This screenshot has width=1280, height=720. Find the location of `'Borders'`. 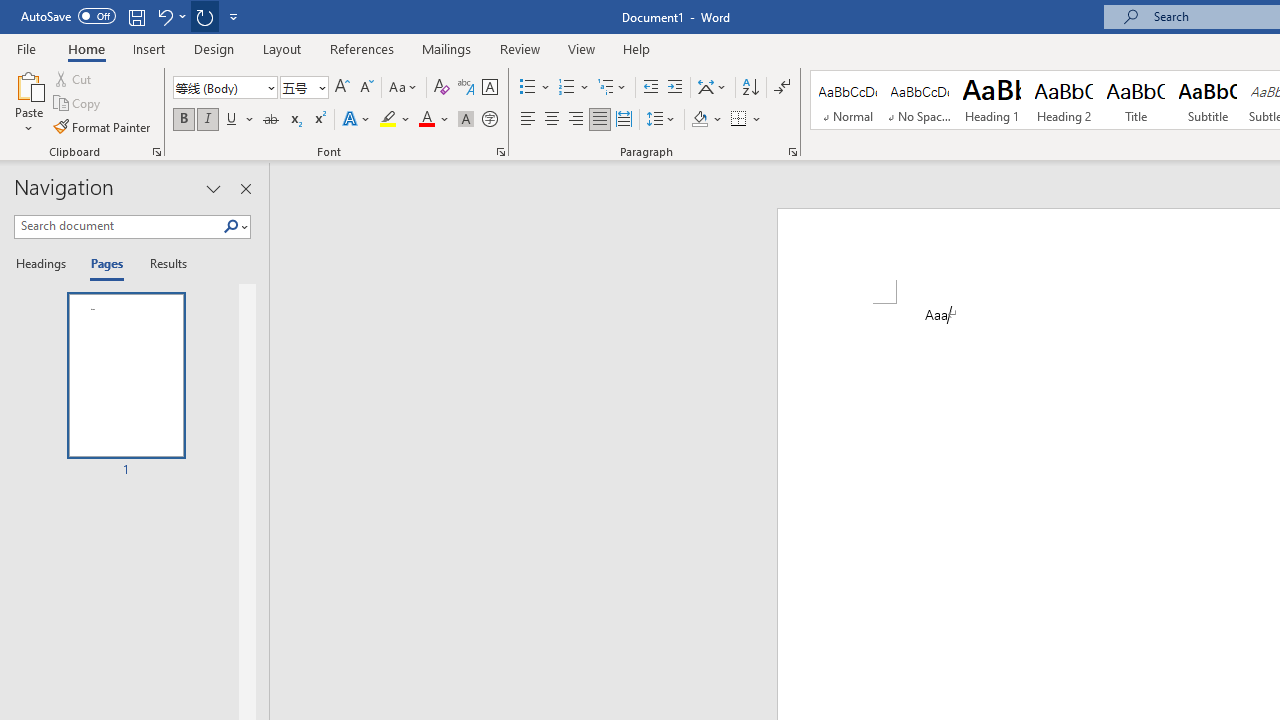

'Borders' is located at coordinates (738, 119).